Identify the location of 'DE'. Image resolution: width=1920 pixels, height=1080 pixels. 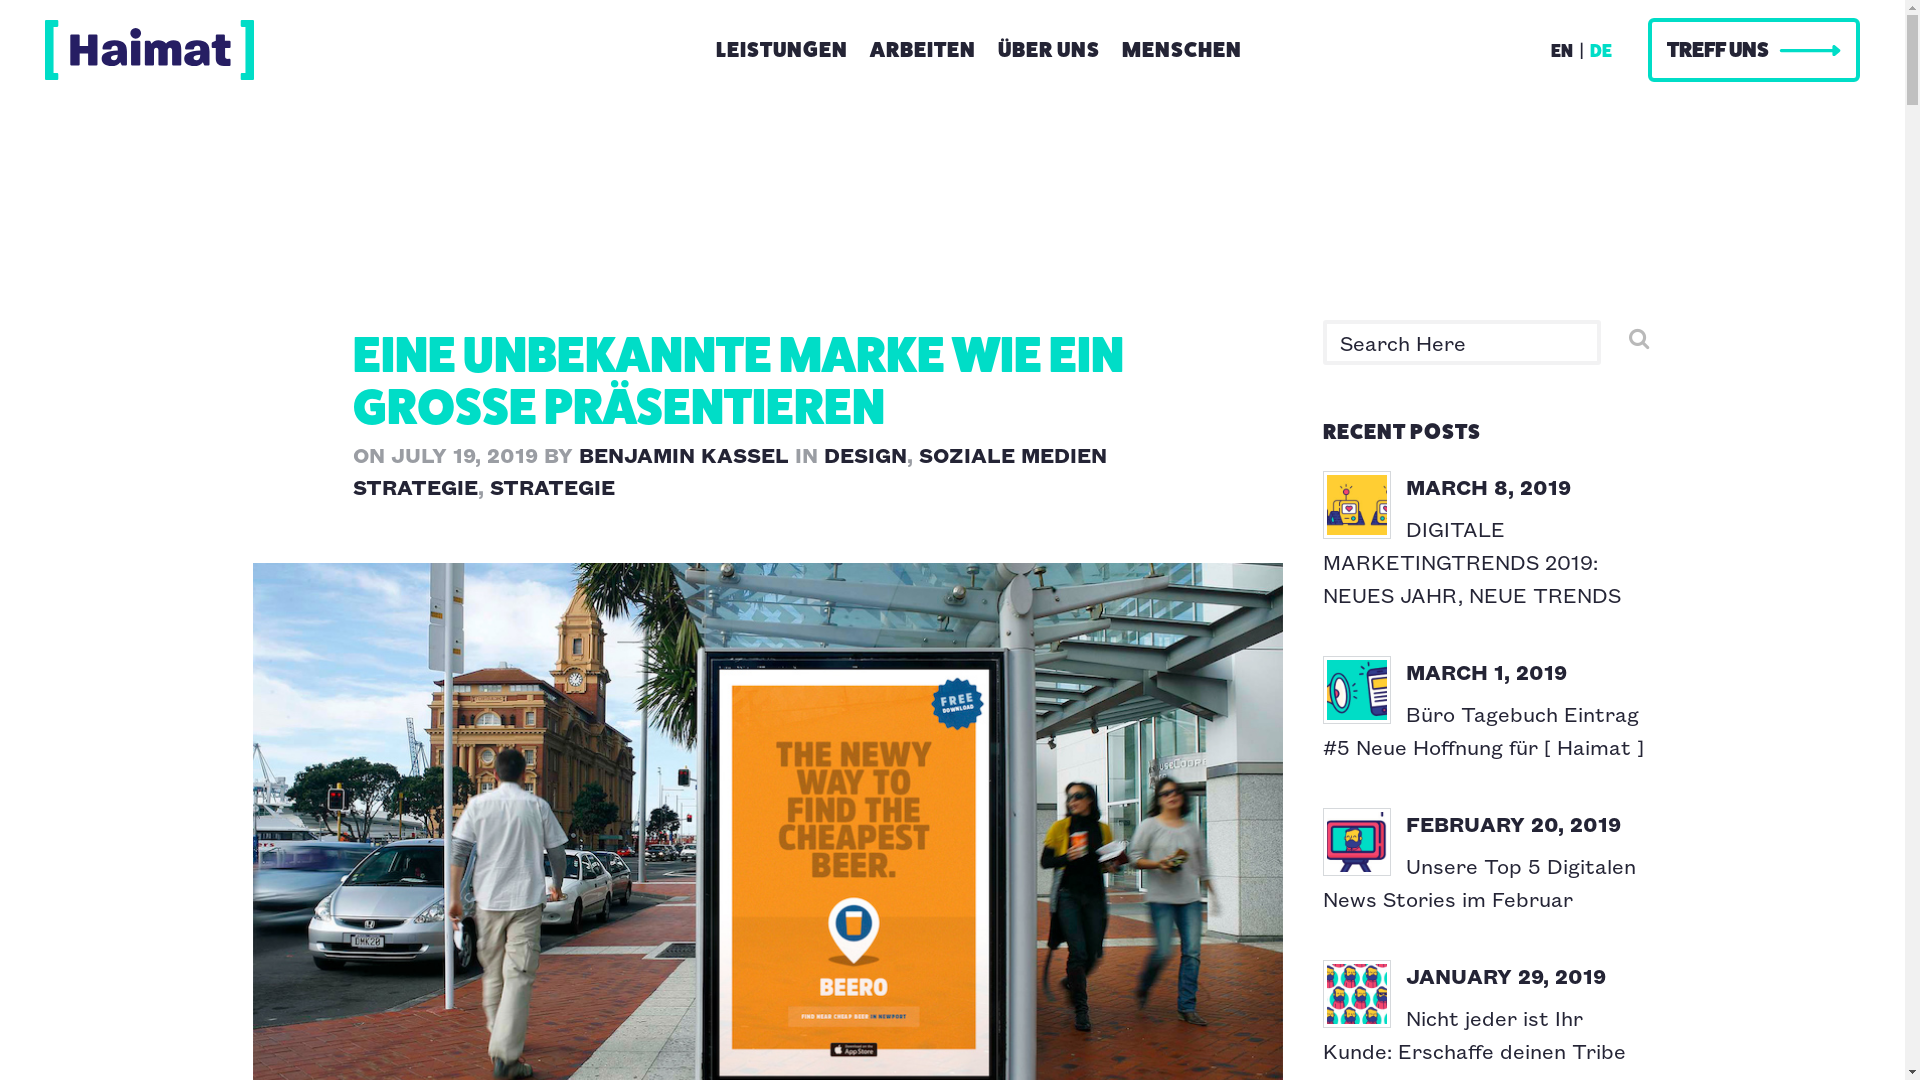
(1601, 49).